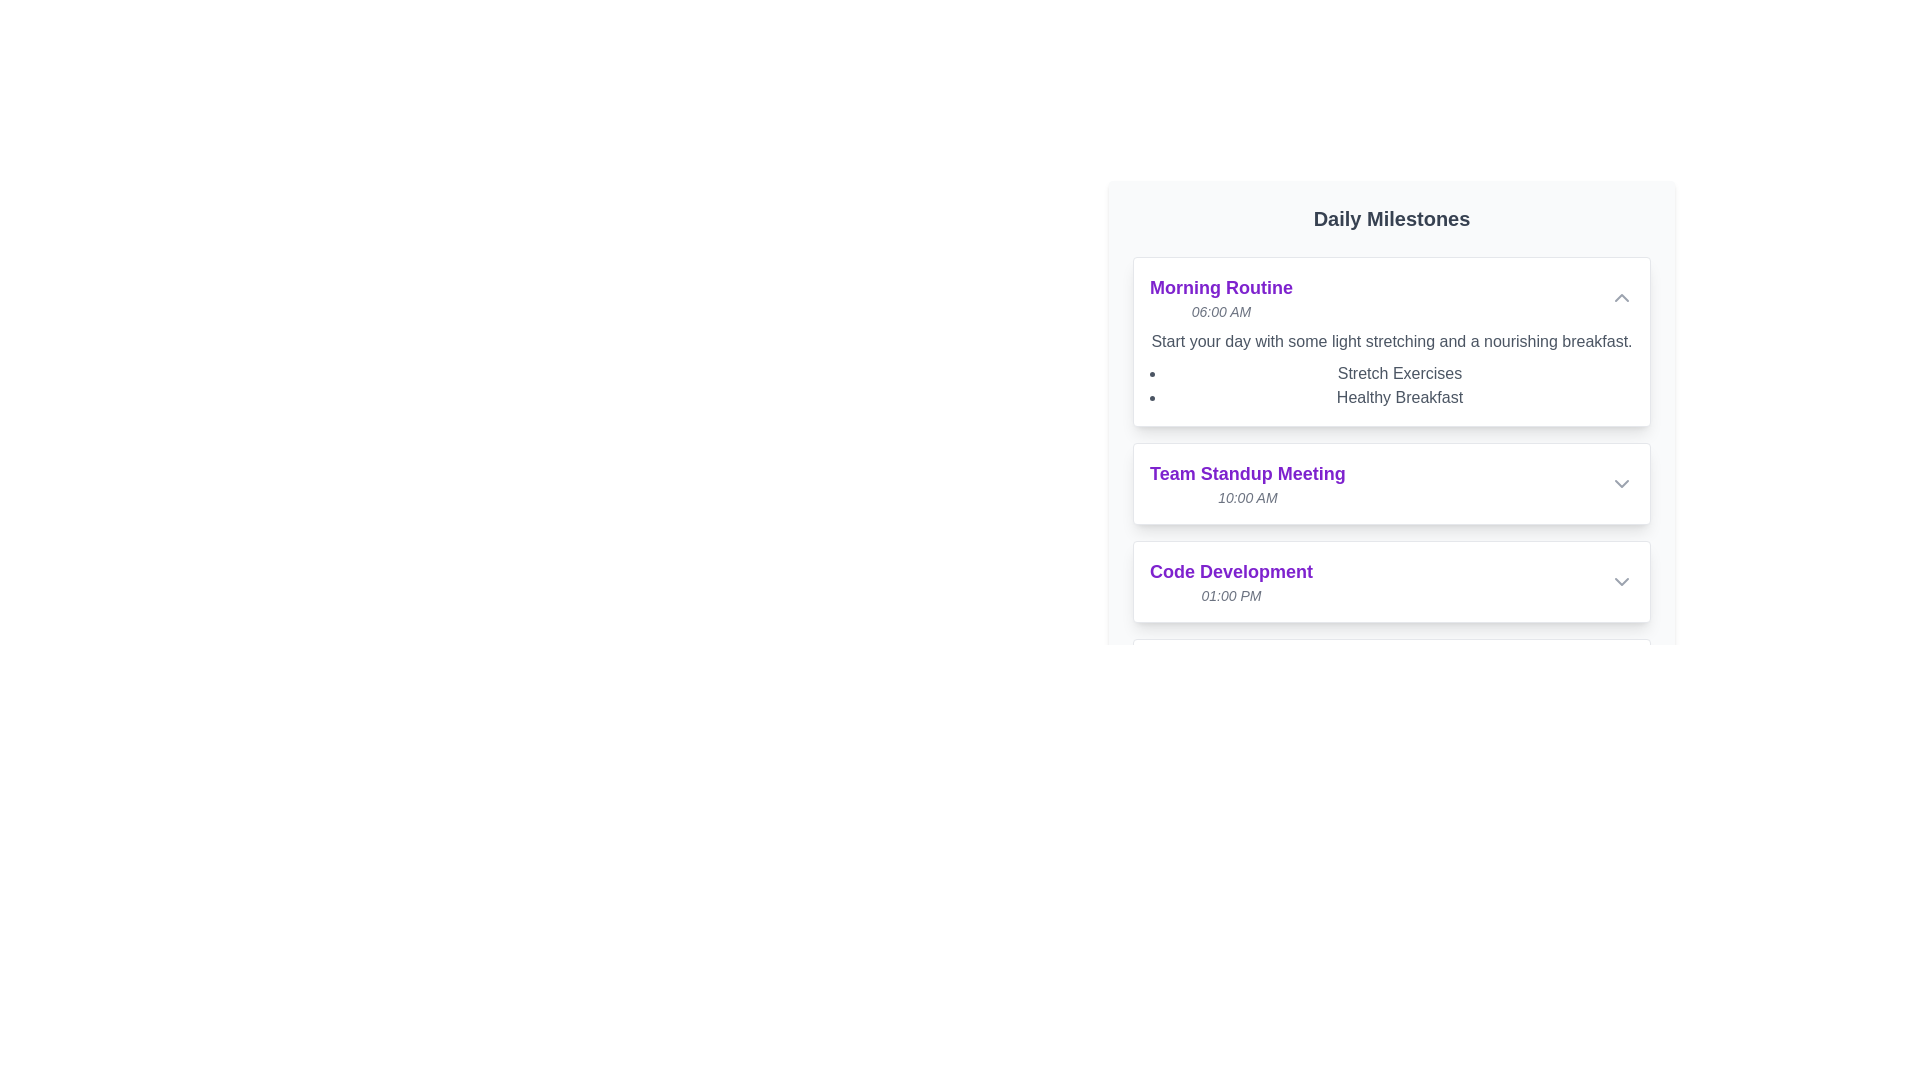 The image size is (1920, 1080). Describe the element at coordinates (1391, 341) in the screenshot. I see `the first List item card under the 'Daily Milestones' header, which features a white background, rounded corners, and a title in bold purple text` at that location.